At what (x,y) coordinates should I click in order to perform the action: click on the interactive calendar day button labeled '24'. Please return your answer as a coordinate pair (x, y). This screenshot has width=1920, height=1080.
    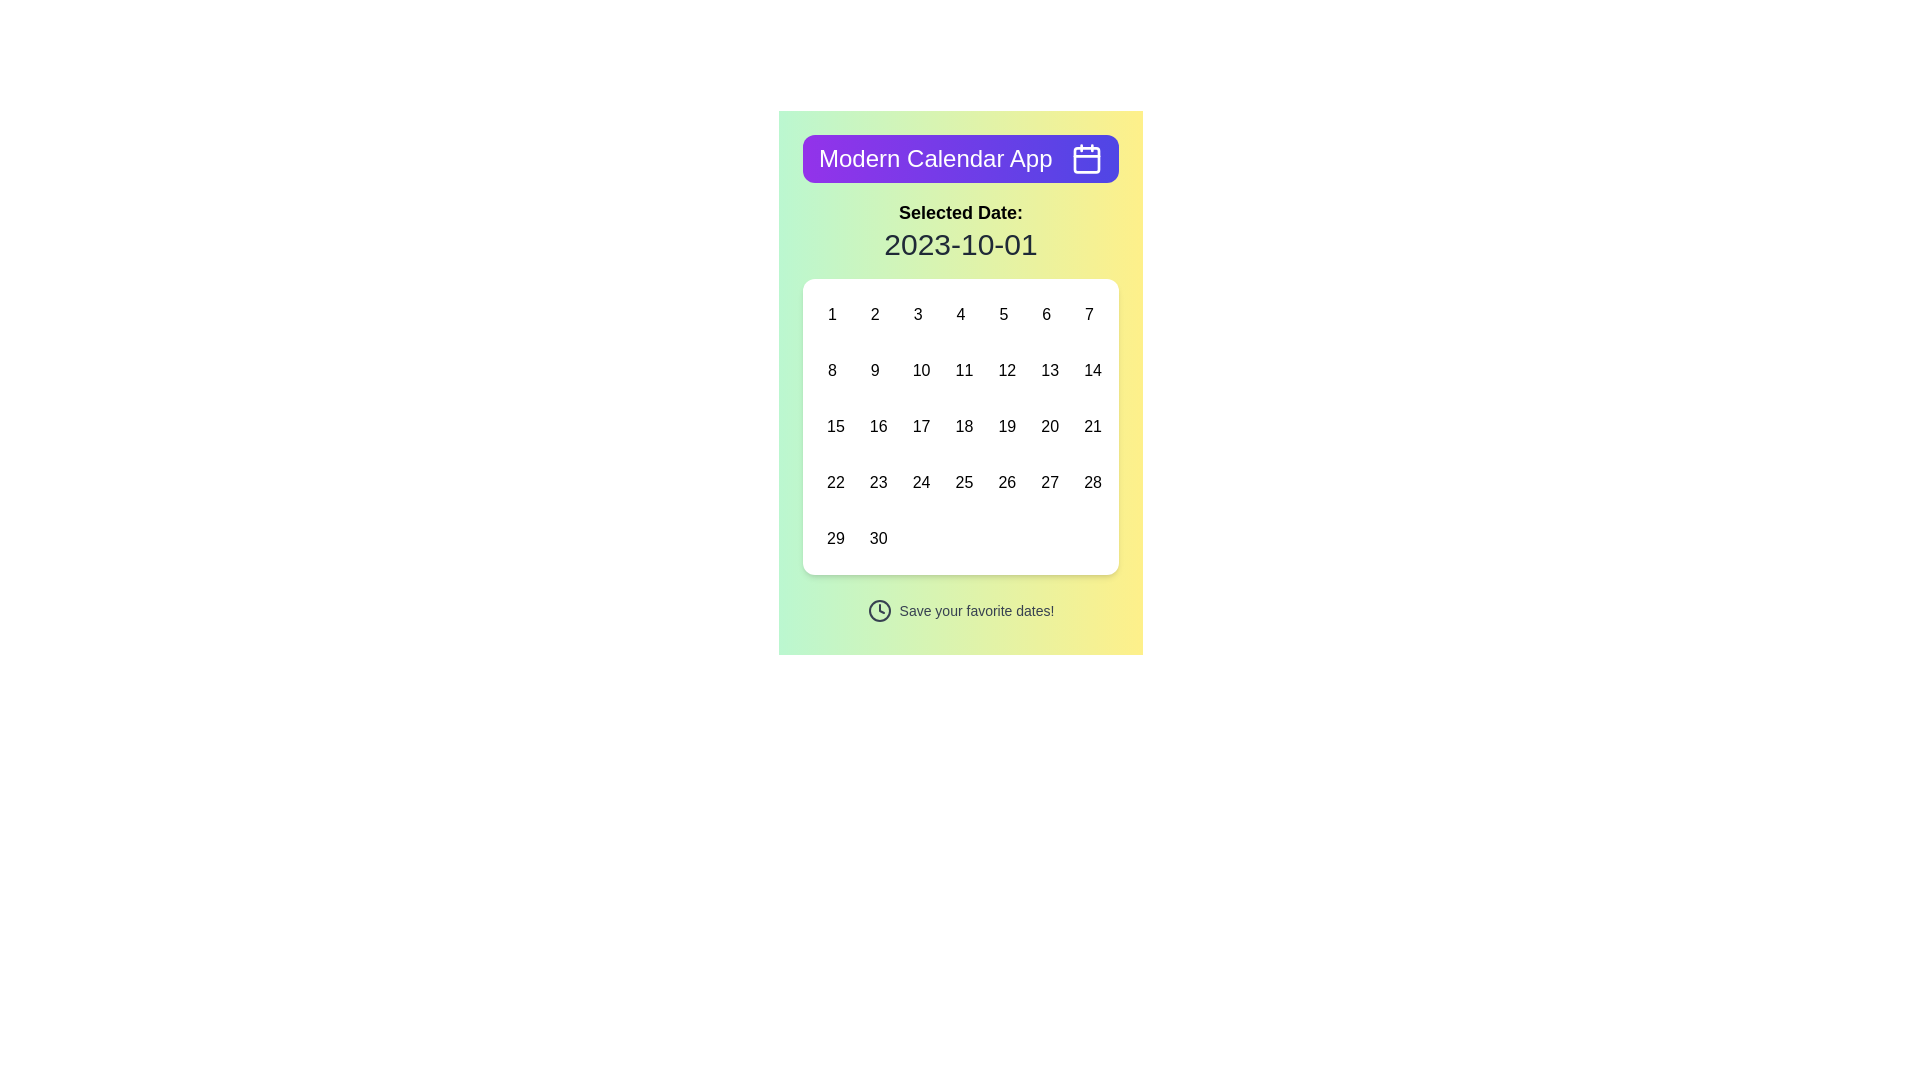
    Looking at the image, I should click on (916, 482).